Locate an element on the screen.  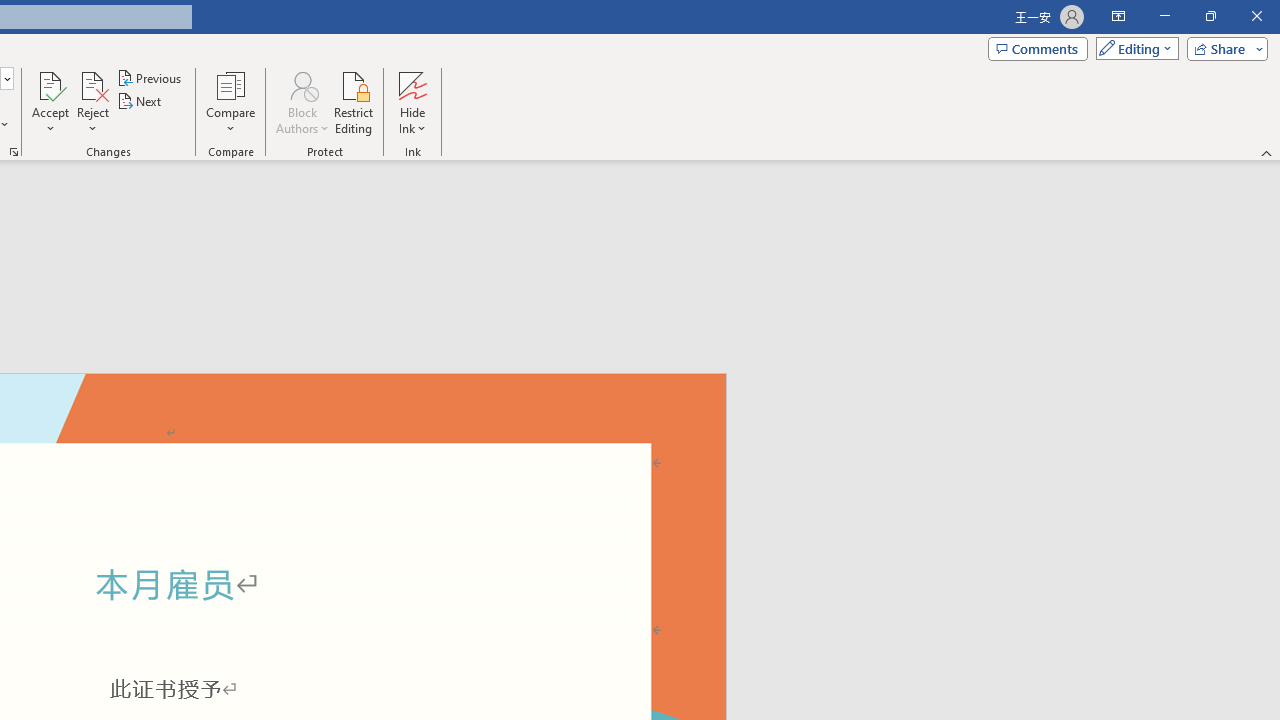
'Next' is located at coordinates (139, 101).